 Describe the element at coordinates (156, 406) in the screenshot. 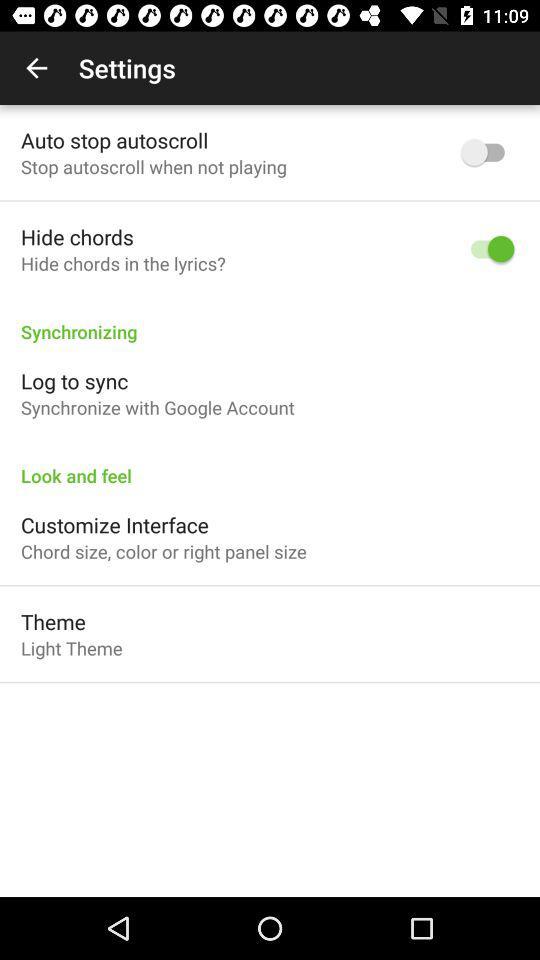

I see `the synchronize with google` at that location.